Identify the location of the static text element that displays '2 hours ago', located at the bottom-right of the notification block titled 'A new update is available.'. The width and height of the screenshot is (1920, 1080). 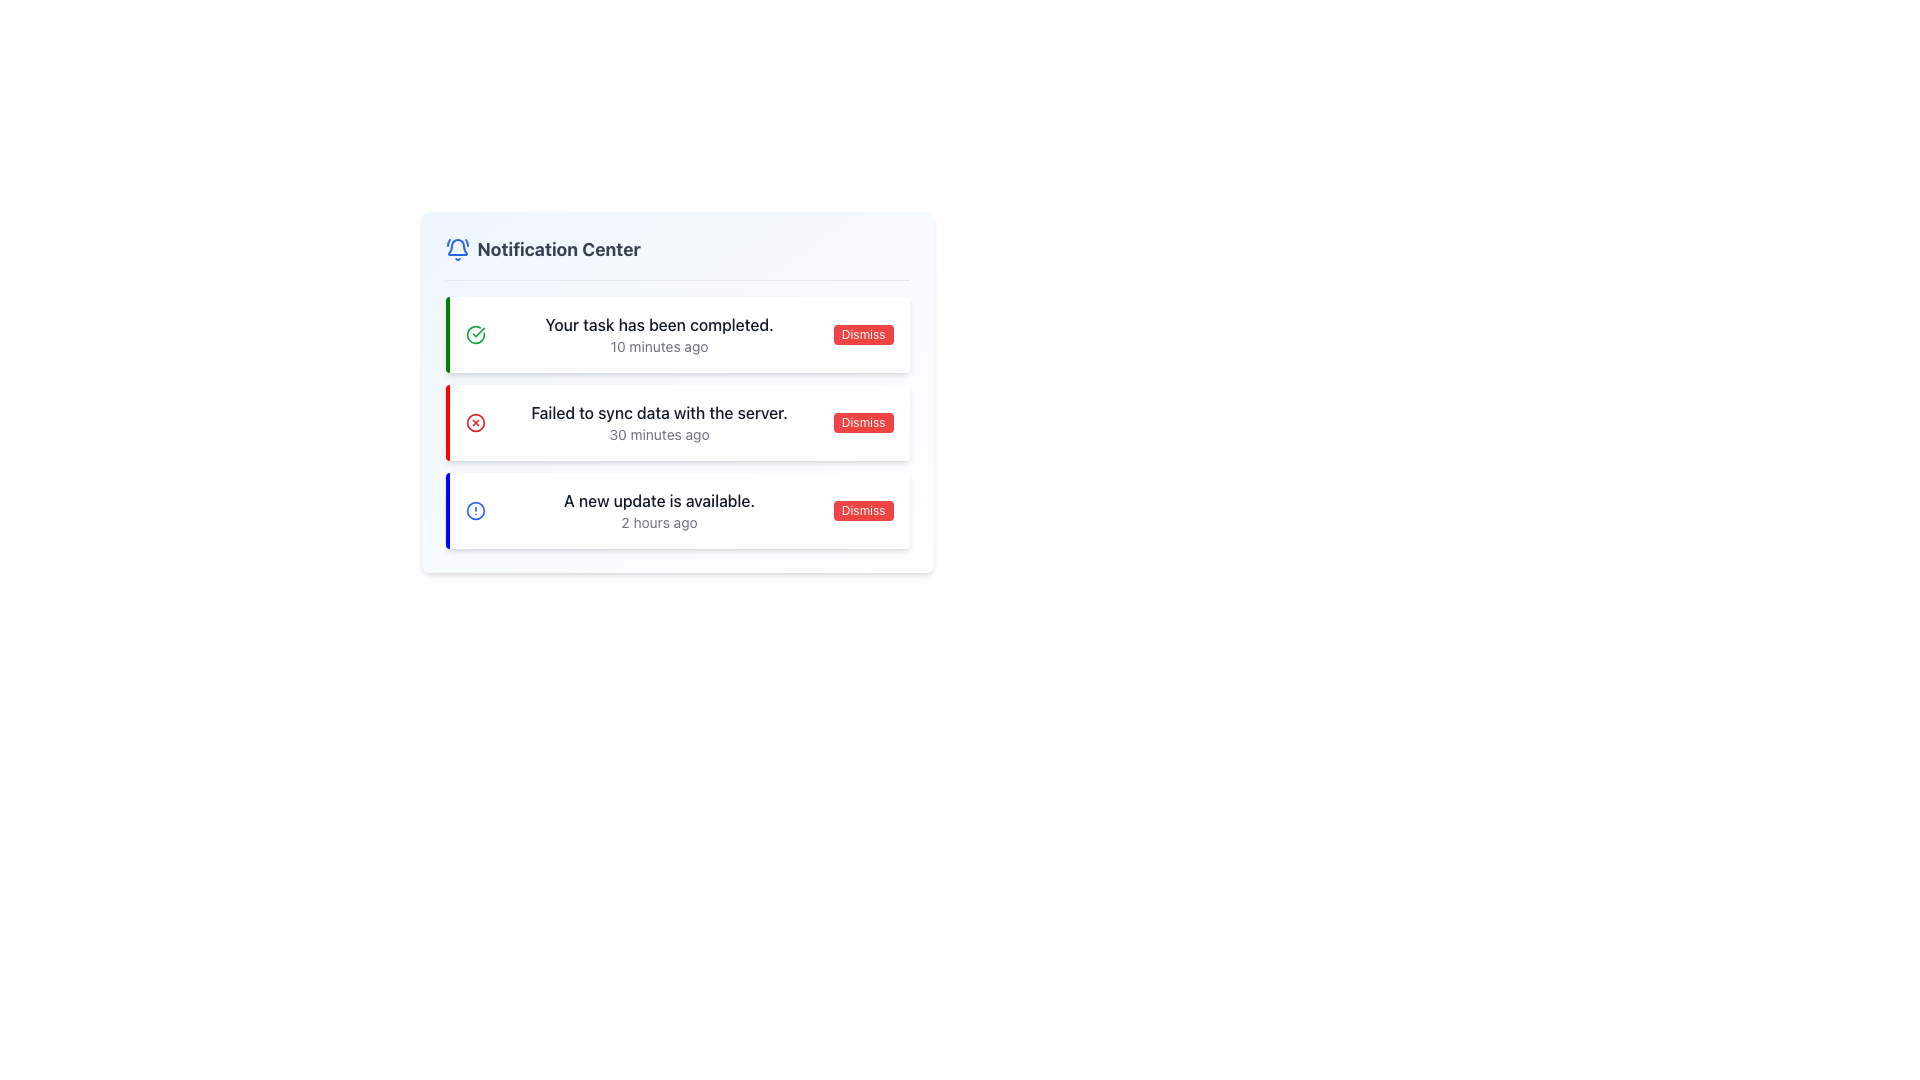
(659, 522).